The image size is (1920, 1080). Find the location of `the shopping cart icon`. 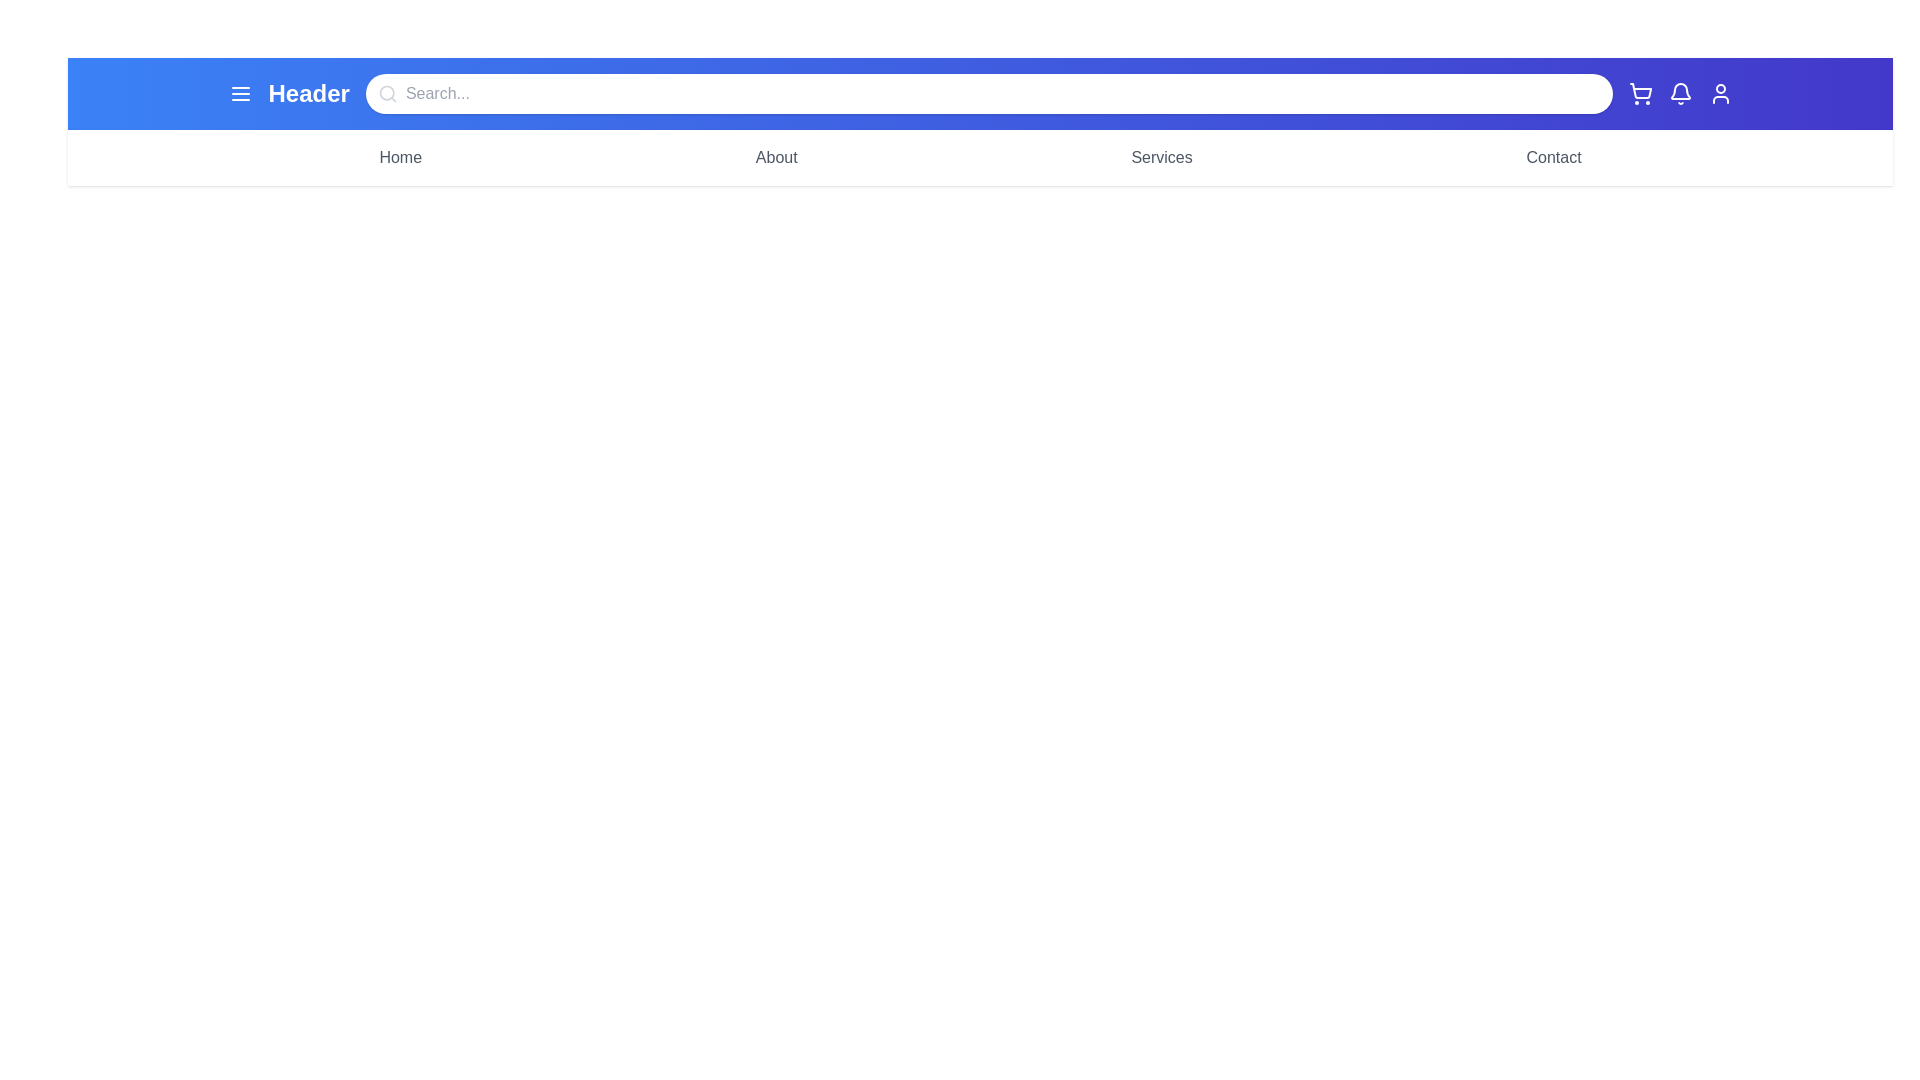

the shopping cart icon is located at coordinates (1640, 93).